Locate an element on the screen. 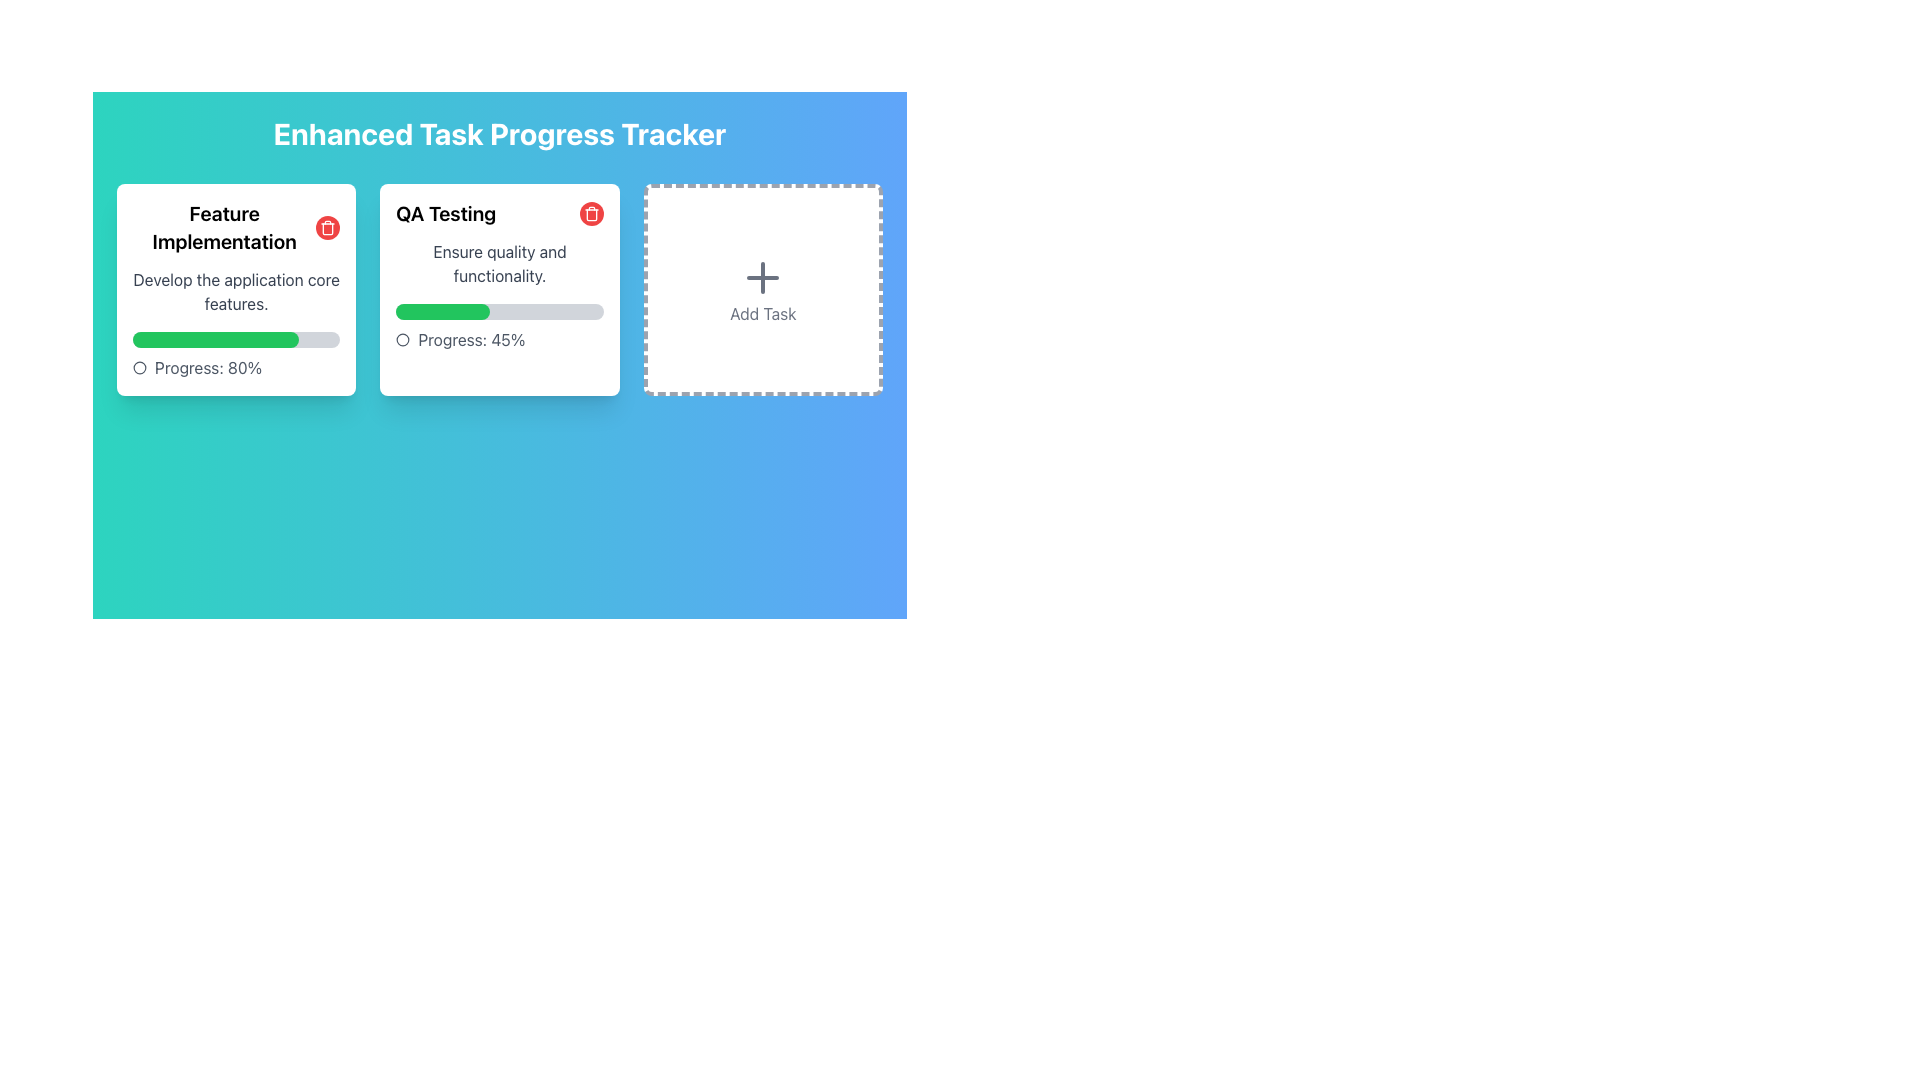 The image size is (1920, 1080). the task card labeled 'QA Testing', which is the second card in a row of three within the grid layout is located at coordinates (499, 289).